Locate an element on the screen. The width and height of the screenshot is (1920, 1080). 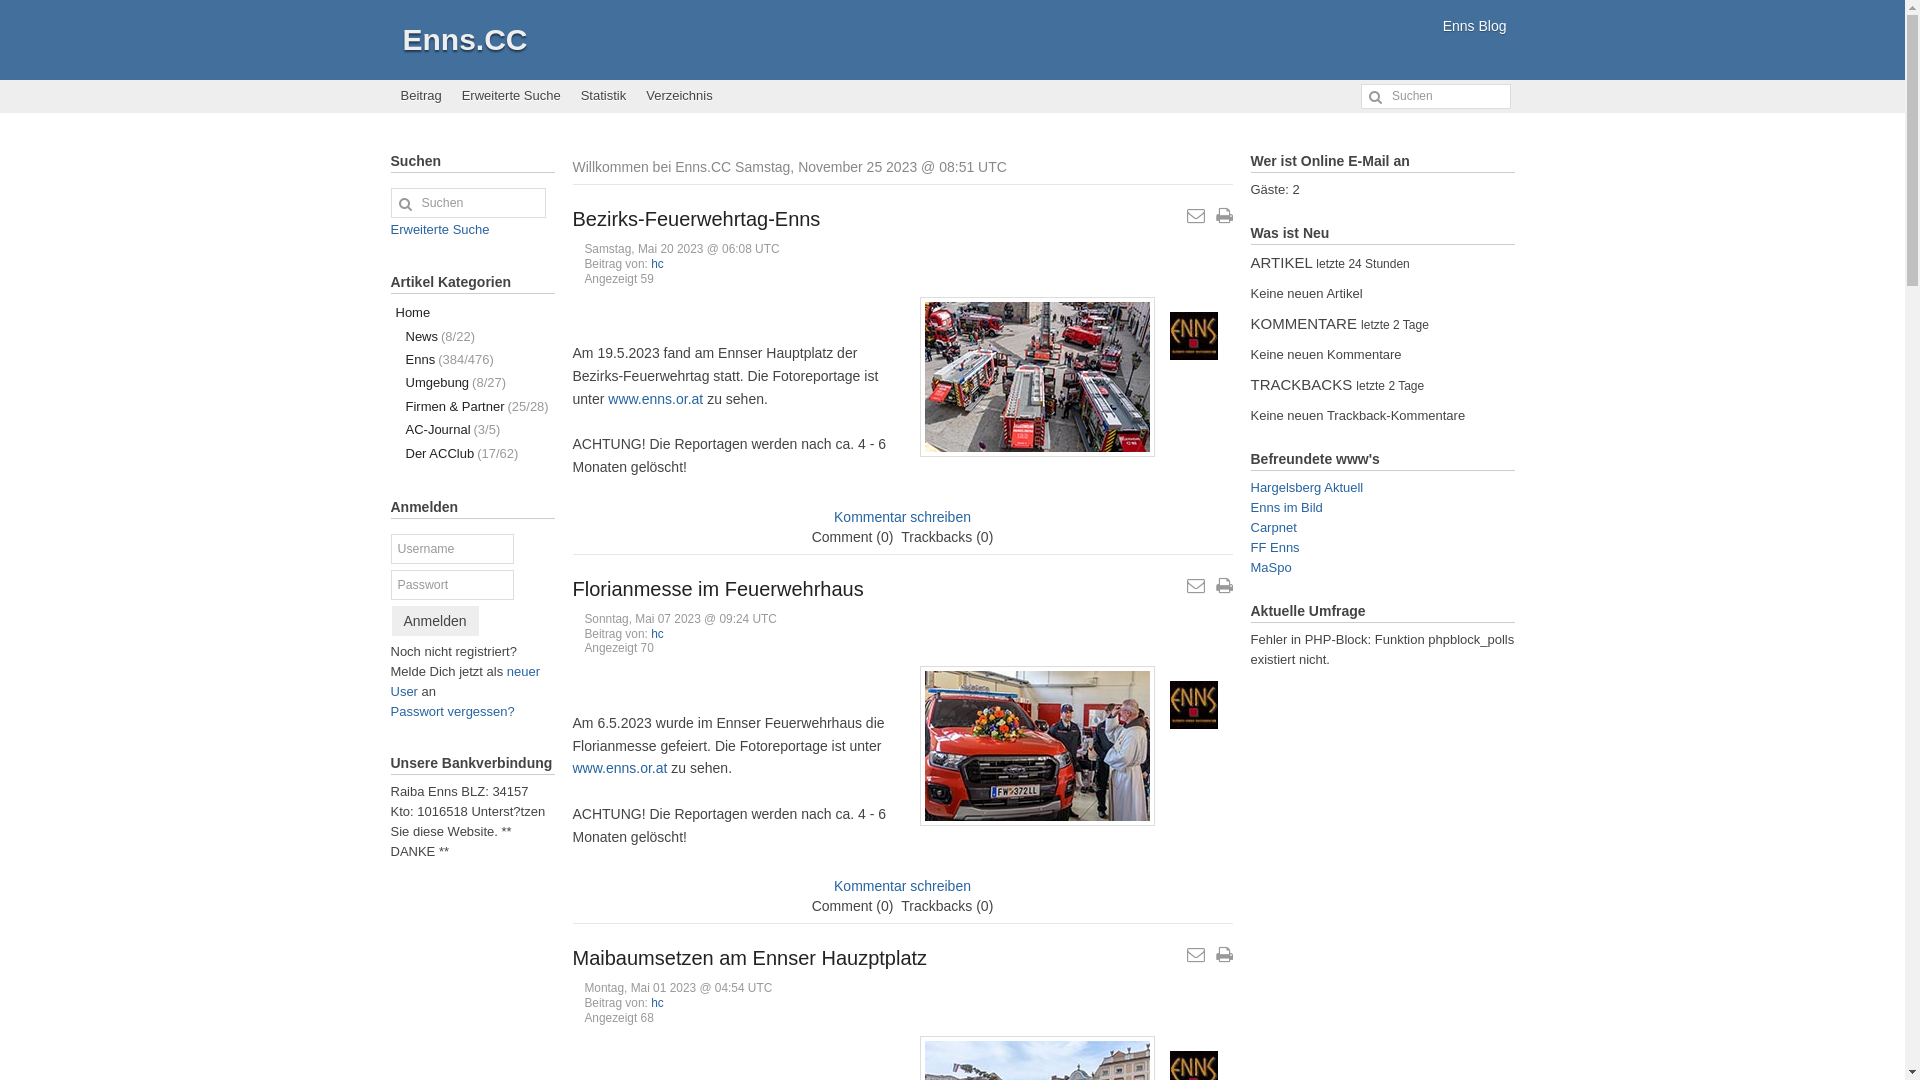
'Erweiterte Suche' is located at coordinates (438, 228).